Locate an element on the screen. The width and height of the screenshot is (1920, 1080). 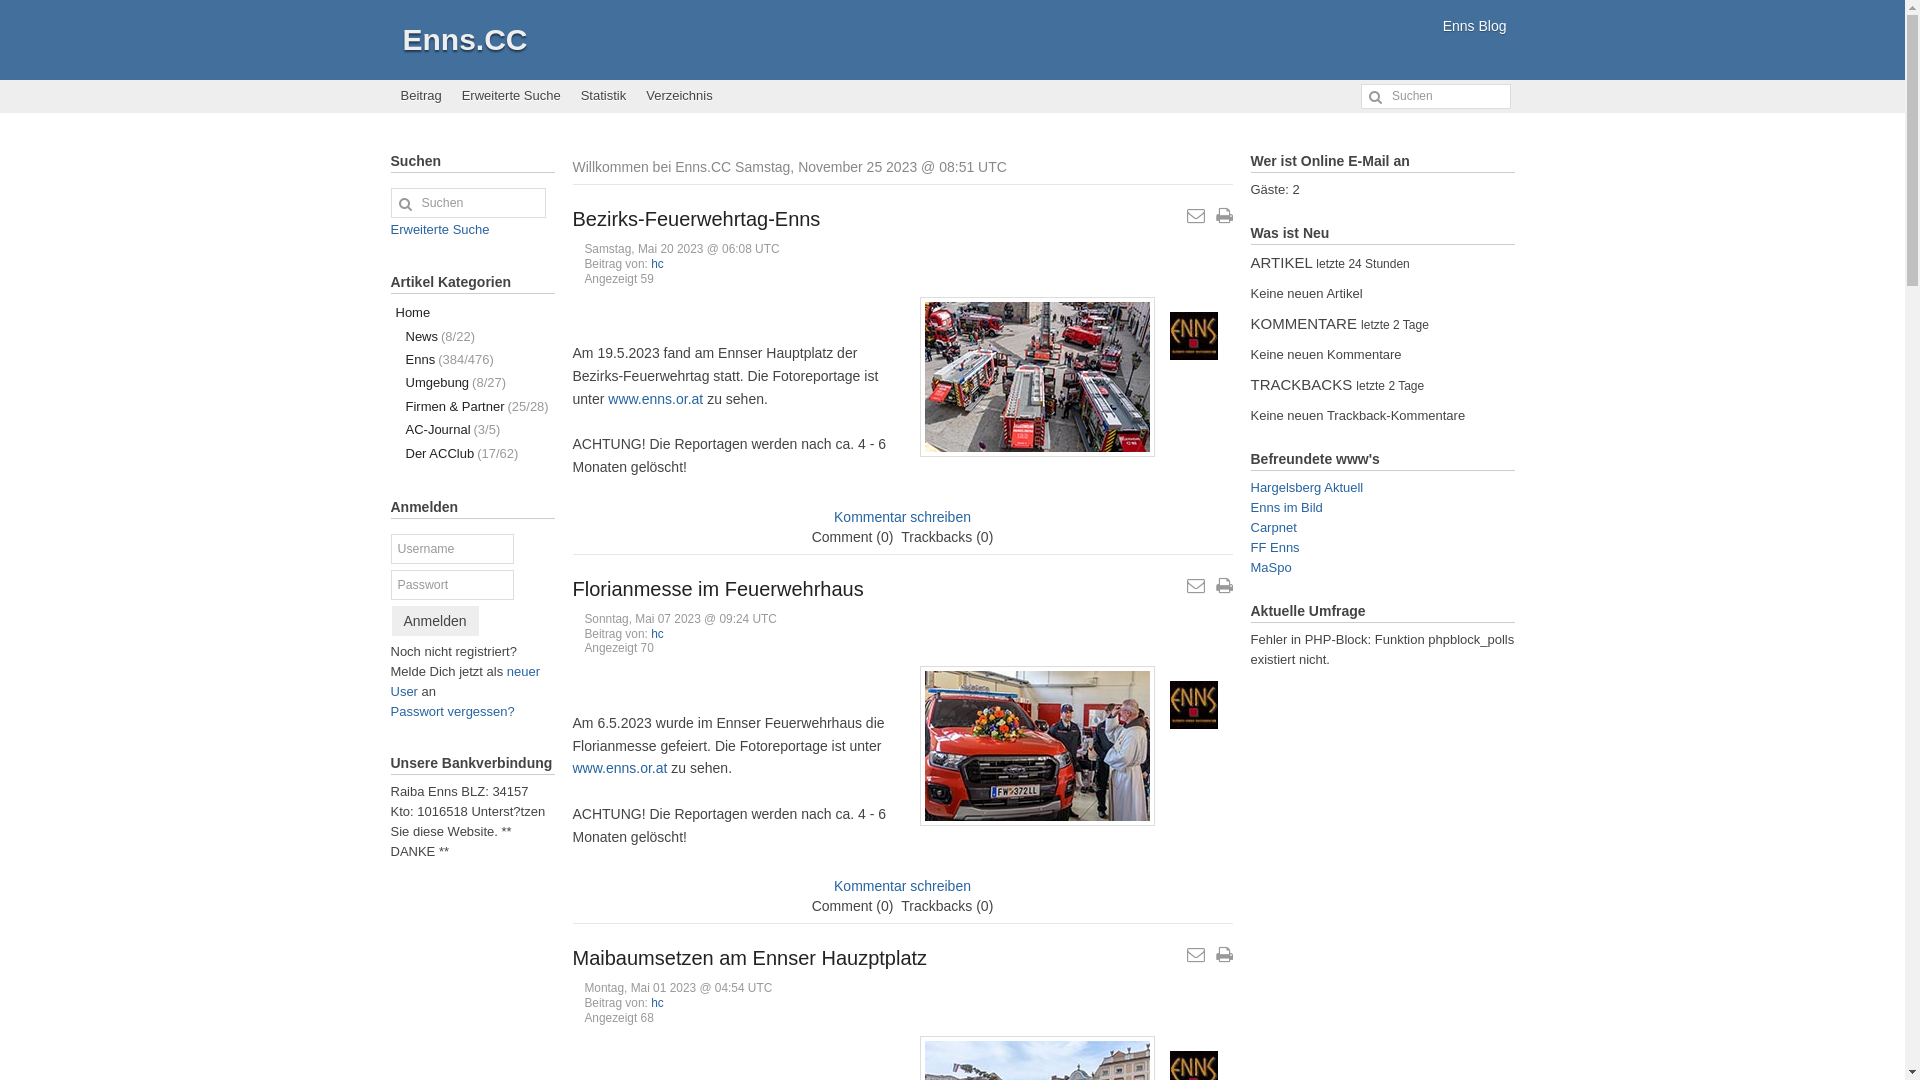
'Erweiterte Suche' is located at coordinates (438, 228).